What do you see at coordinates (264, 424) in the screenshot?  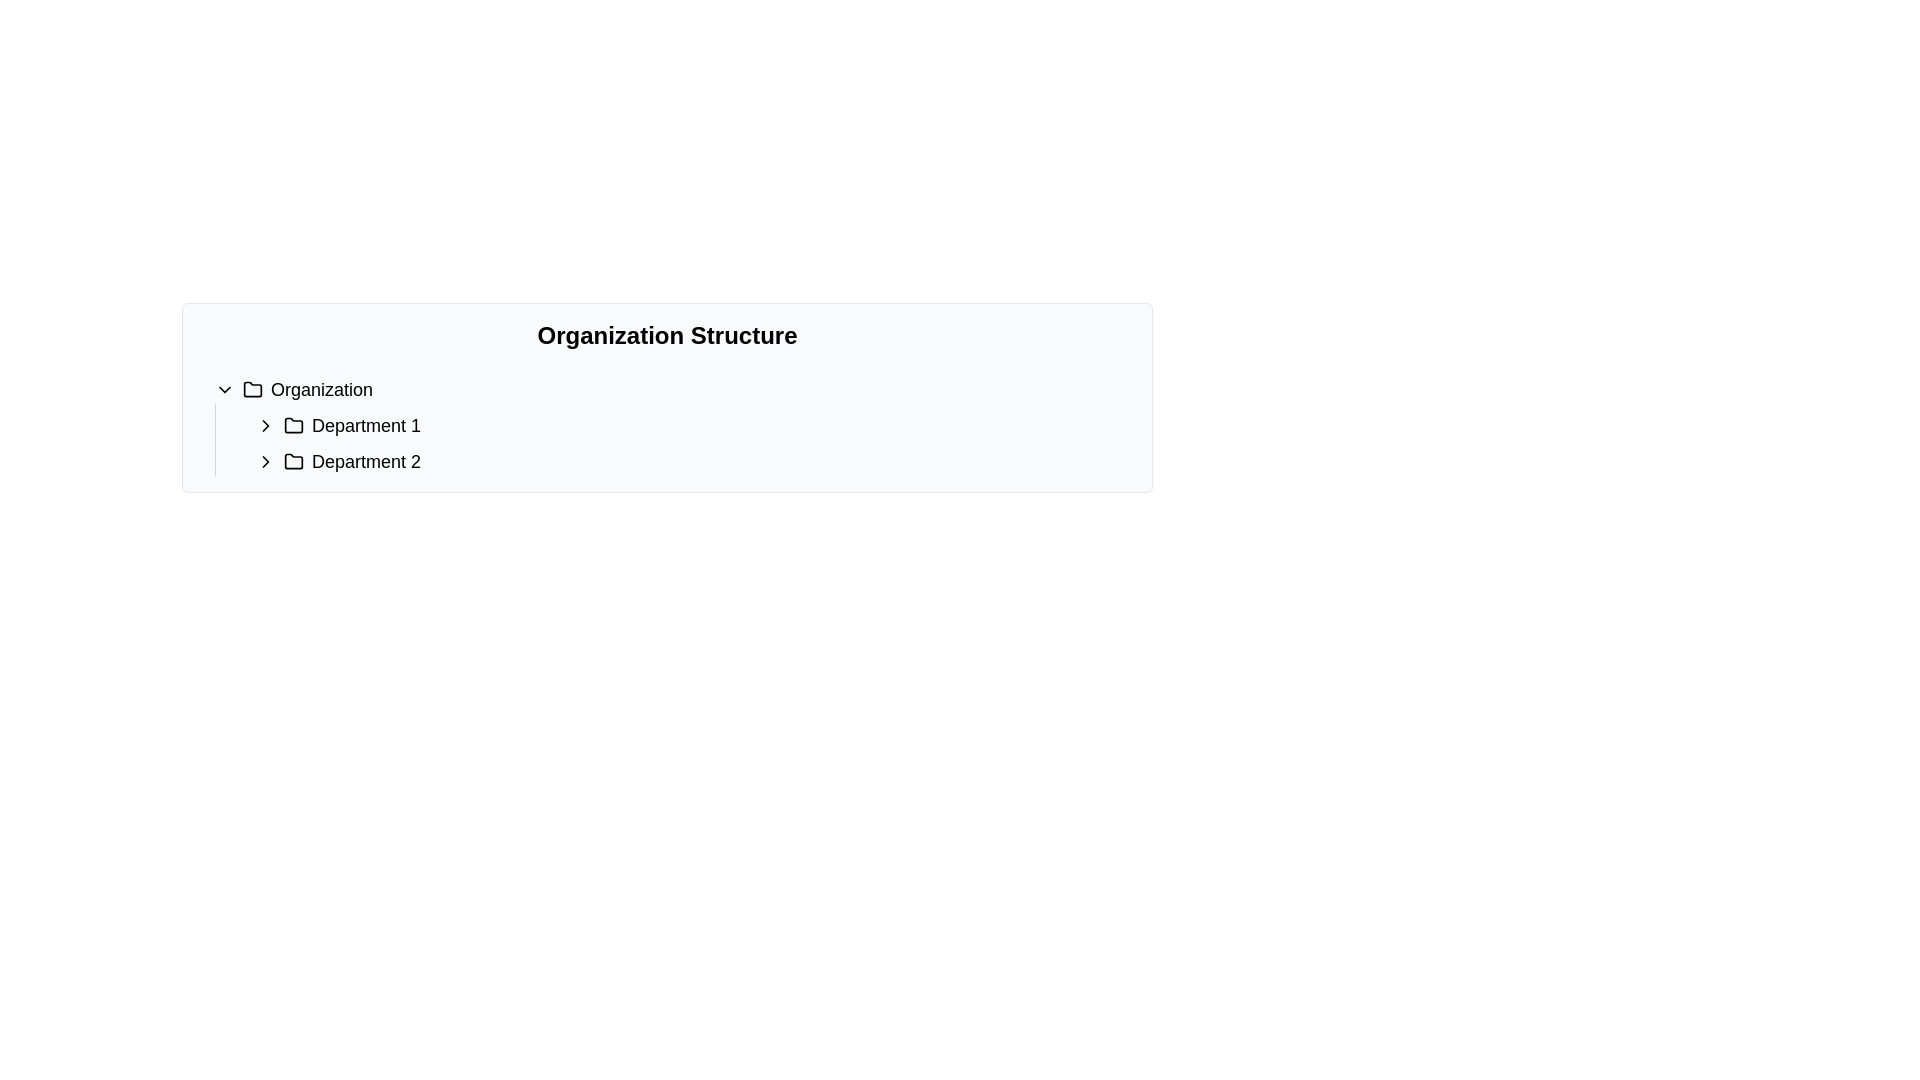 I see `the chevron icon` at bounding box center [264, 424].